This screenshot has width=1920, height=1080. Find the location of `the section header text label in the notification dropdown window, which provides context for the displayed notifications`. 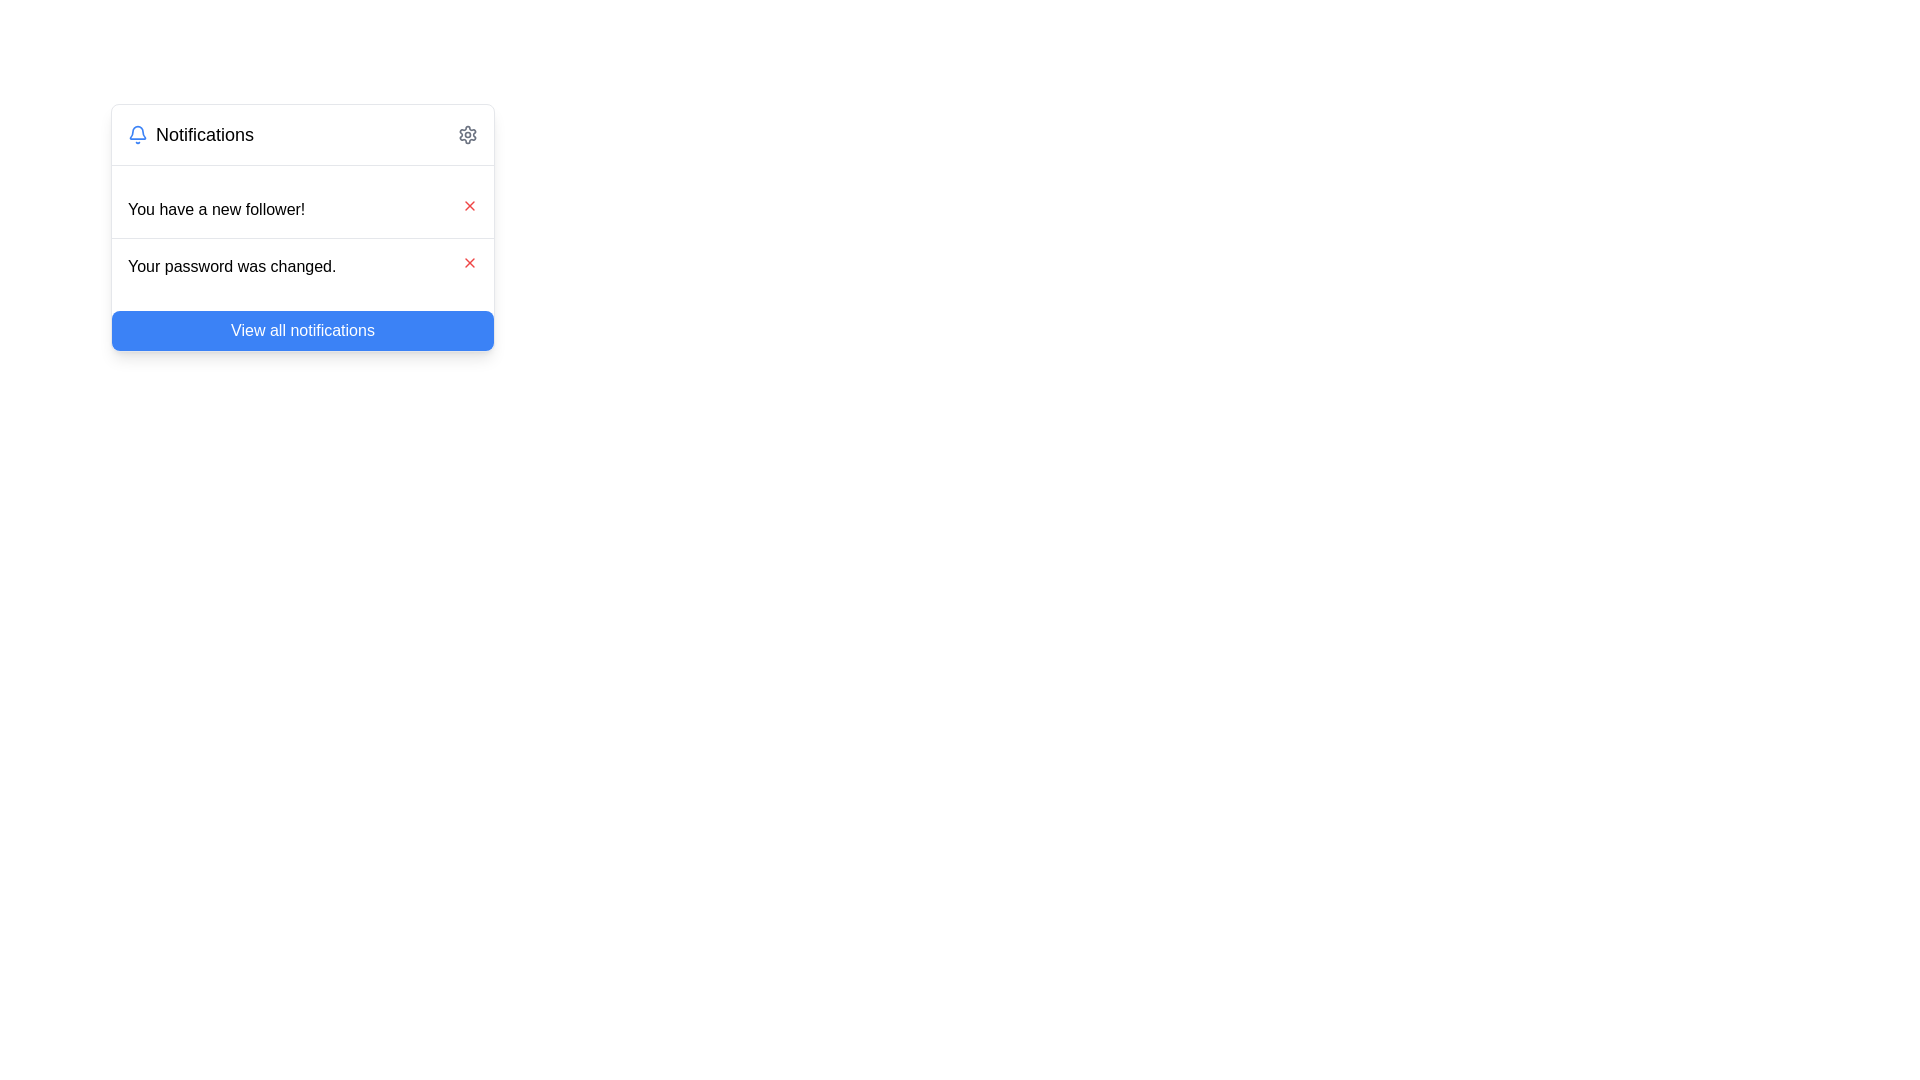

the section header text label in the notification dropdown window, which provides context for the displayed notifications is located at coordinates (205, 135).